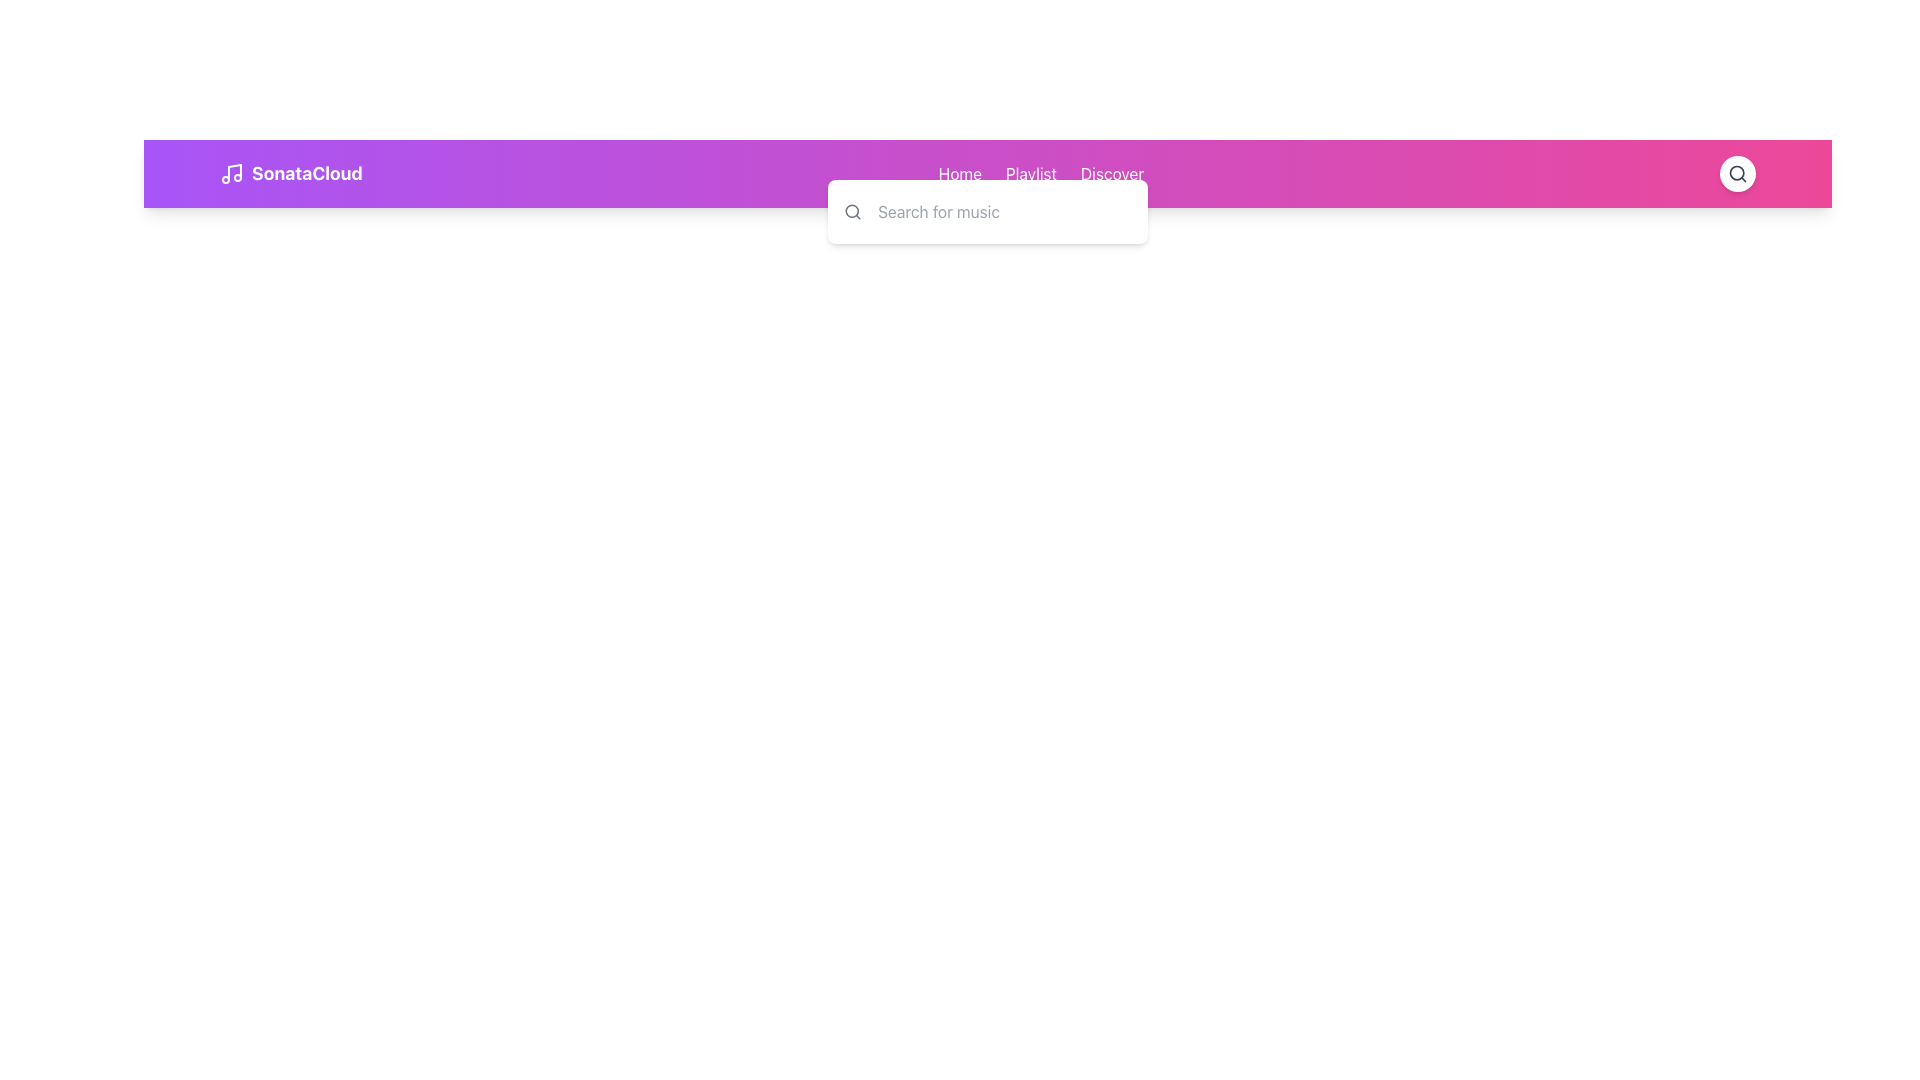  I want to click on the decorative graphical component of the search icon, which represents the lens of the magnifying glass, located at the far right end of the navigation bar, so click(1736, 172).